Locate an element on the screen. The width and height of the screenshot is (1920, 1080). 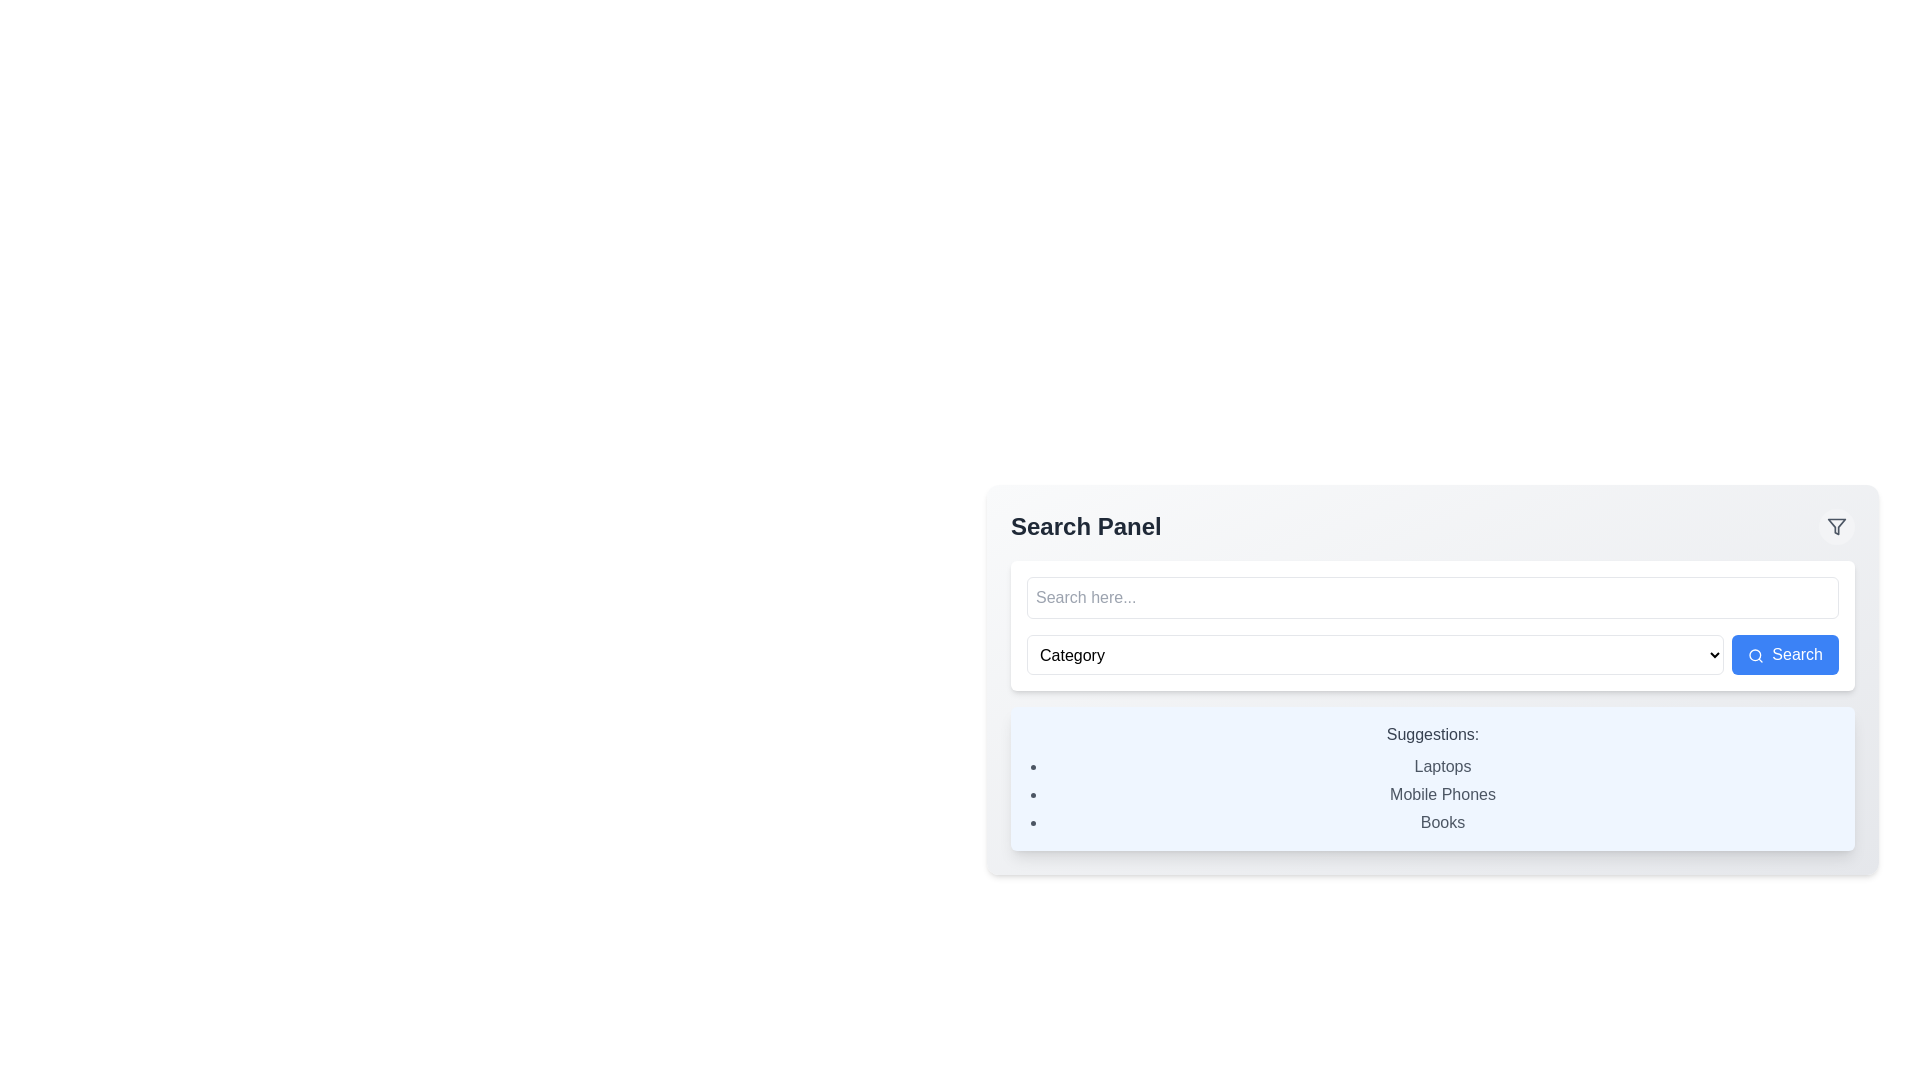
displayed text from the bullet-point list containing 'Laptops', 'Mobile Phones', and 'Books', which is located in the lower section of the 'Search Panel' below the title 'Suggestions:' is located at coordinates (1432, 793).